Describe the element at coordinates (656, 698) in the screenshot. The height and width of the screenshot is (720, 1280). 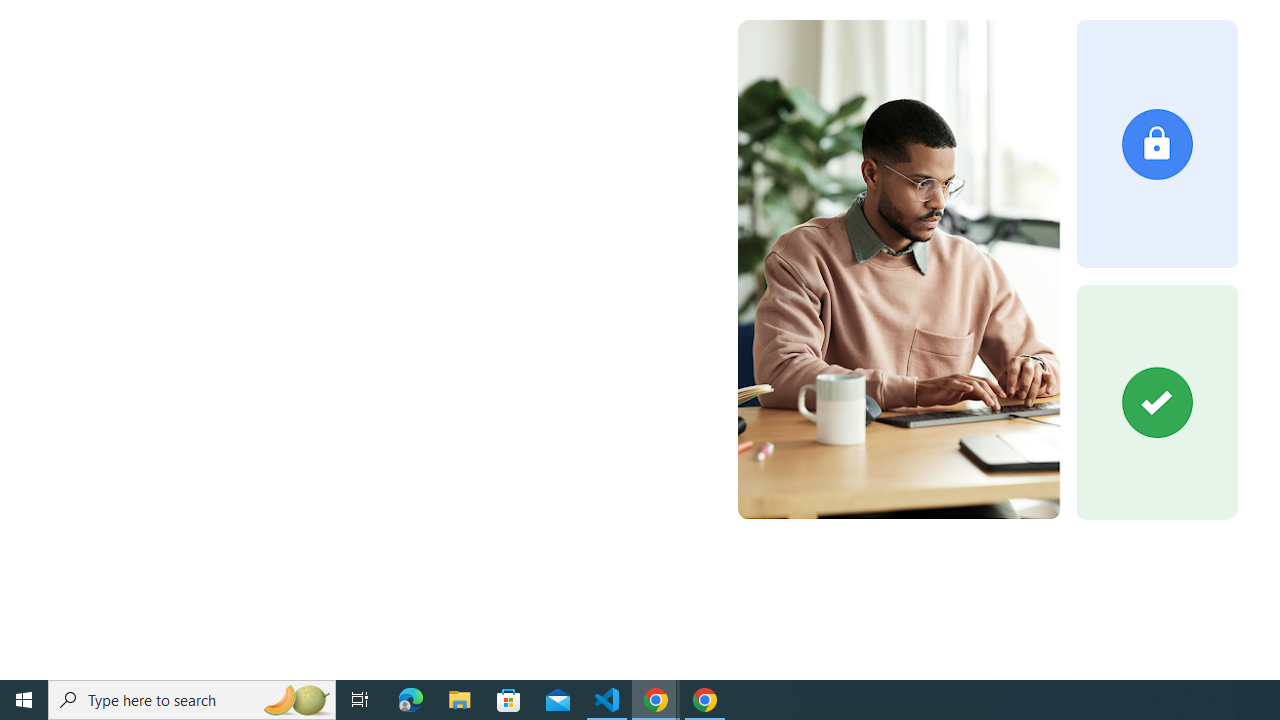
I see `'Google Chrome - 2 running windows'` at that location.